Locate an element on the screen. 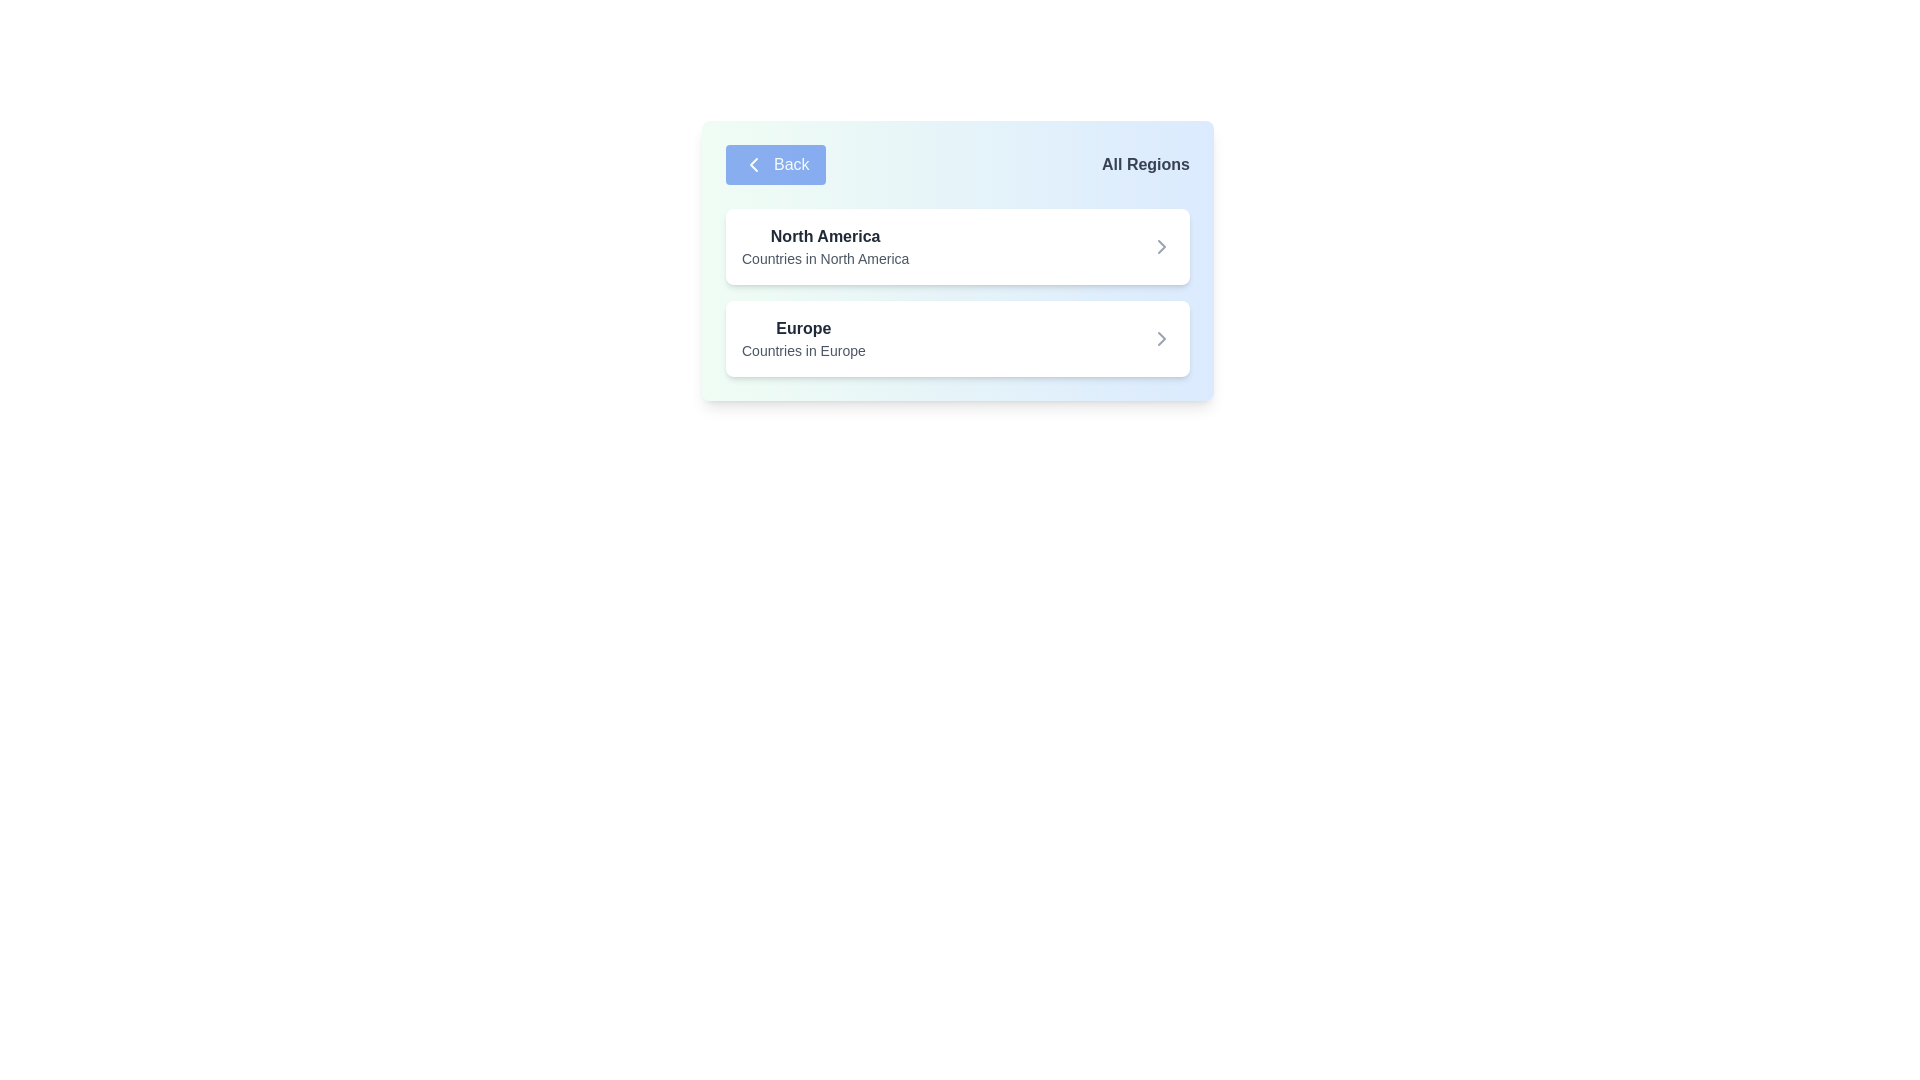  the text label 'Countries in North America', which is styled in gray and positioned below the 'North America' title in a list item card is located at coordinates (825, 257).